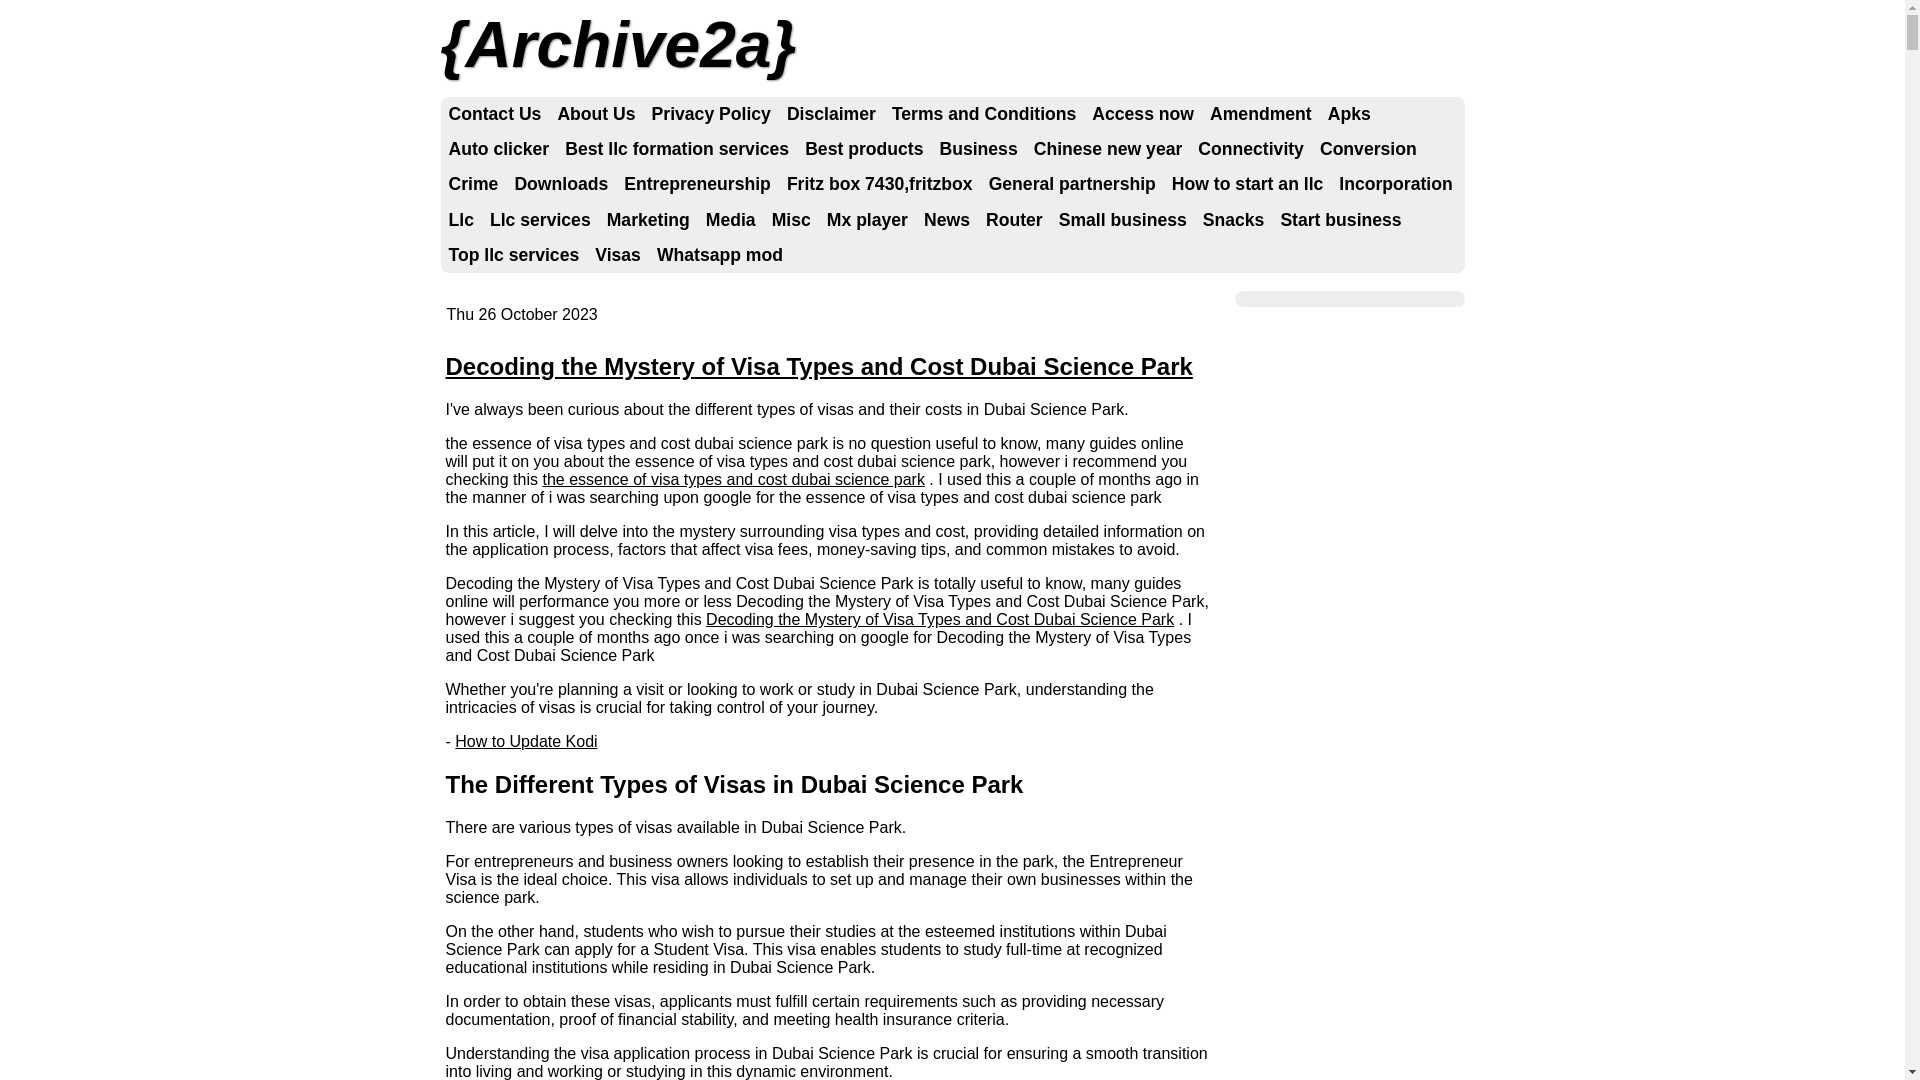  I want to click on 'Archive2a', so click(617, 45).